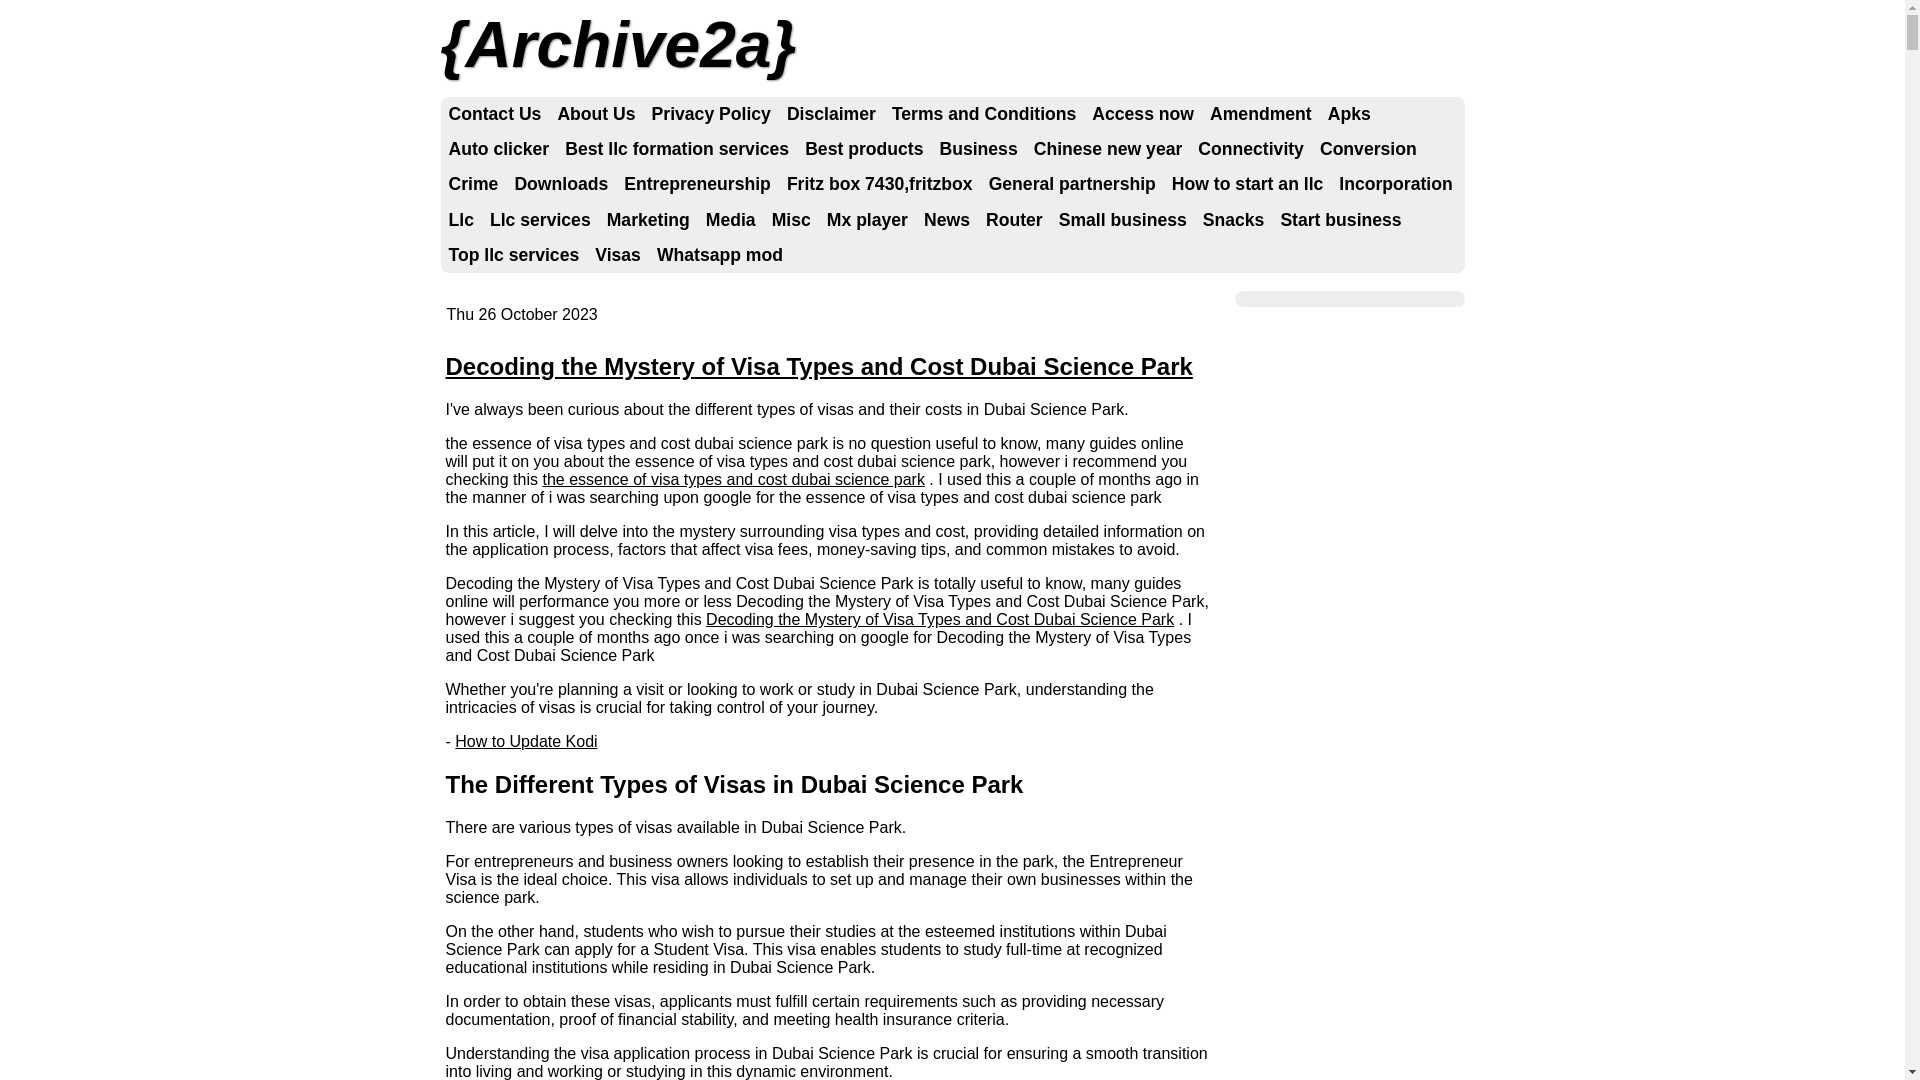  I want to click on 'Archive2a', so click(617, 45).